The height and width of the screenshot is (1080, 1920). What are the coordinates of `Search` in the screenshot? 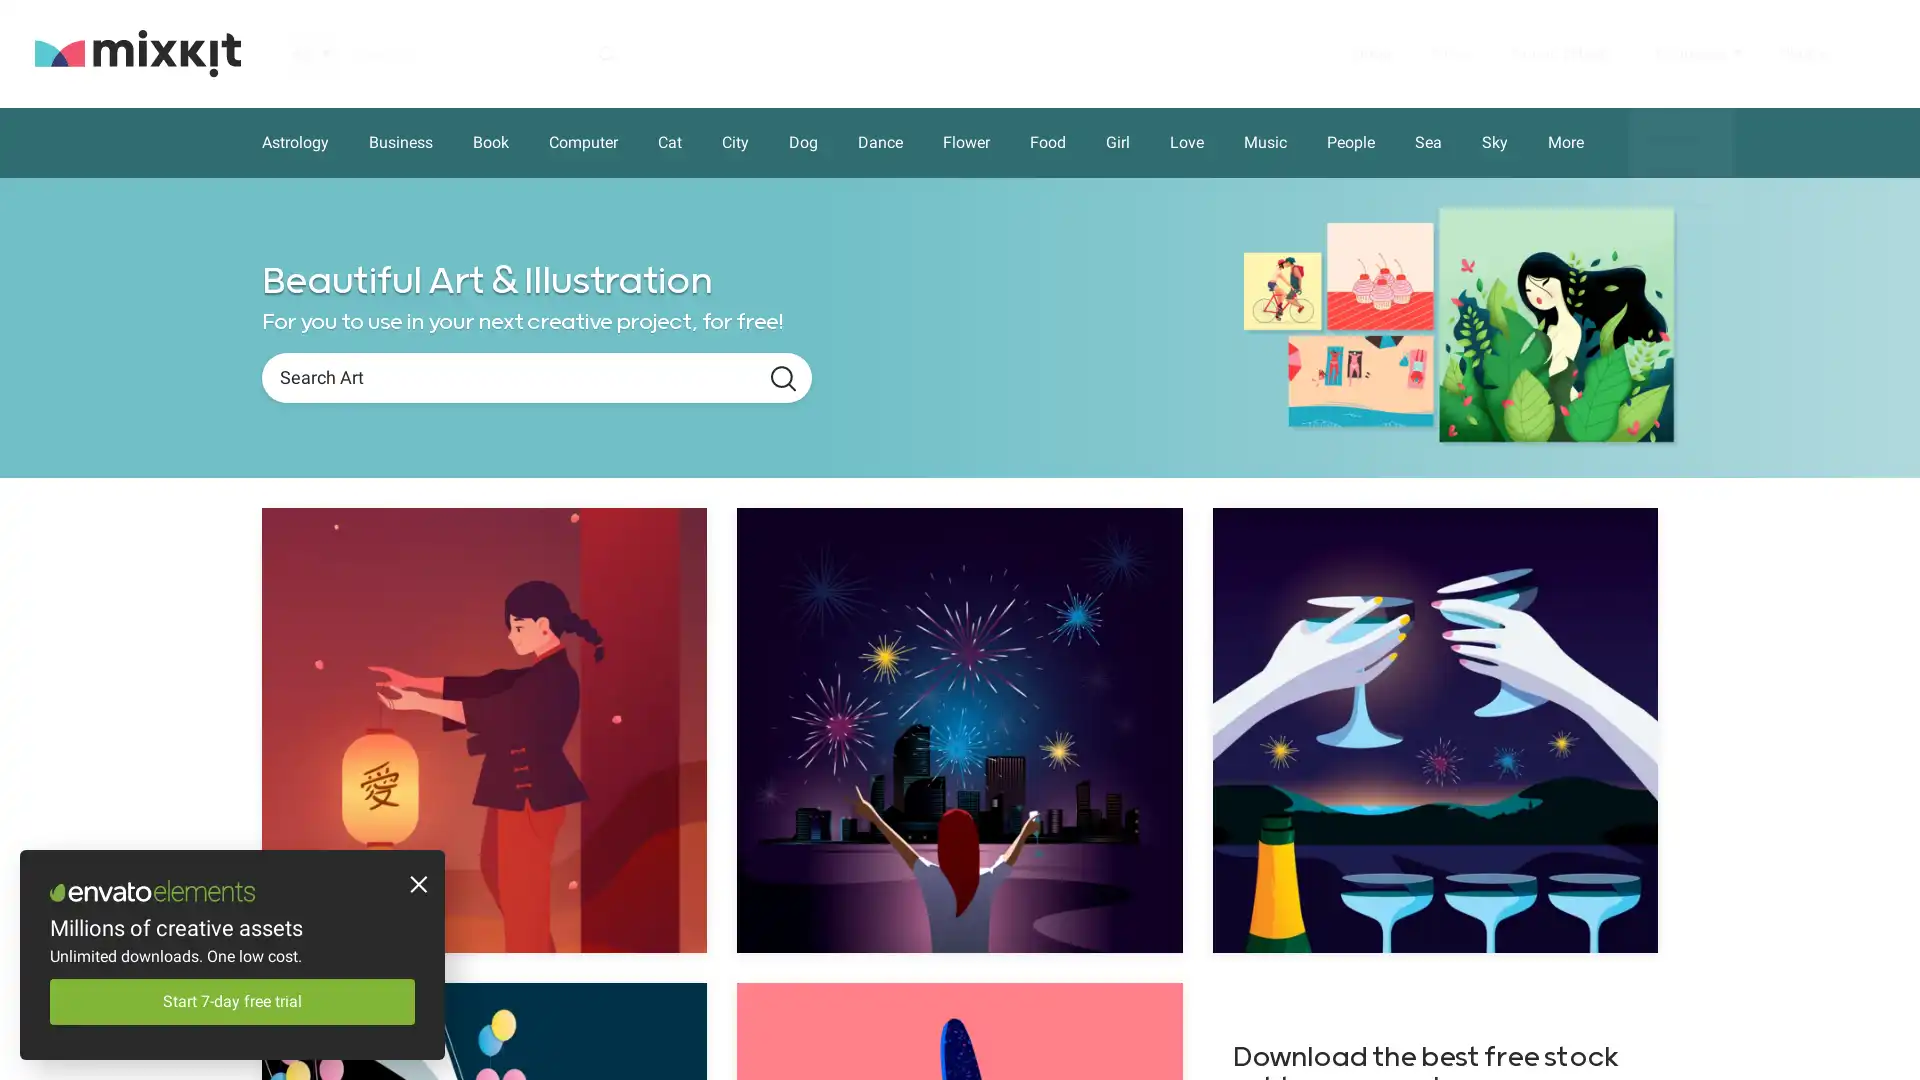 It's located at (782, 378).